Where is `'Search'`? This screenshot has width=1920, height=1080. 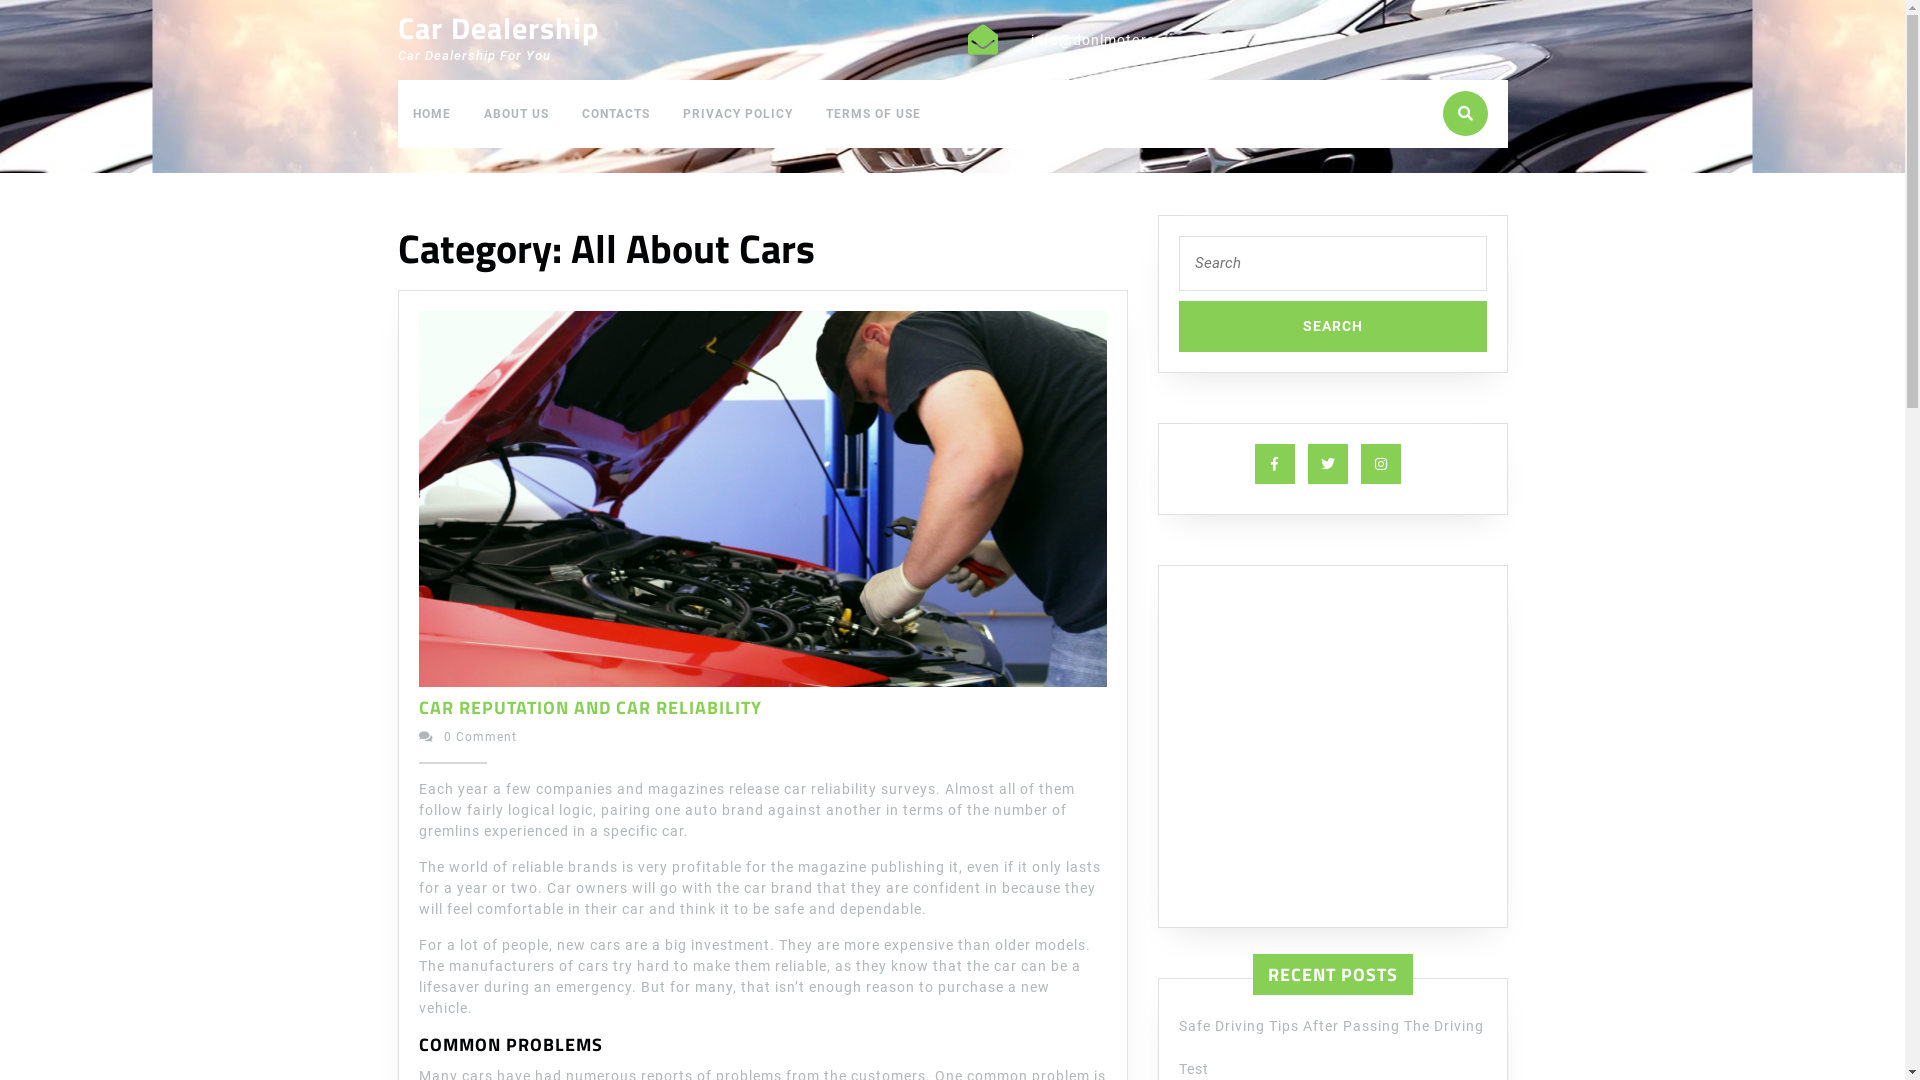
'Search' is located at coordinates (1331, 324).